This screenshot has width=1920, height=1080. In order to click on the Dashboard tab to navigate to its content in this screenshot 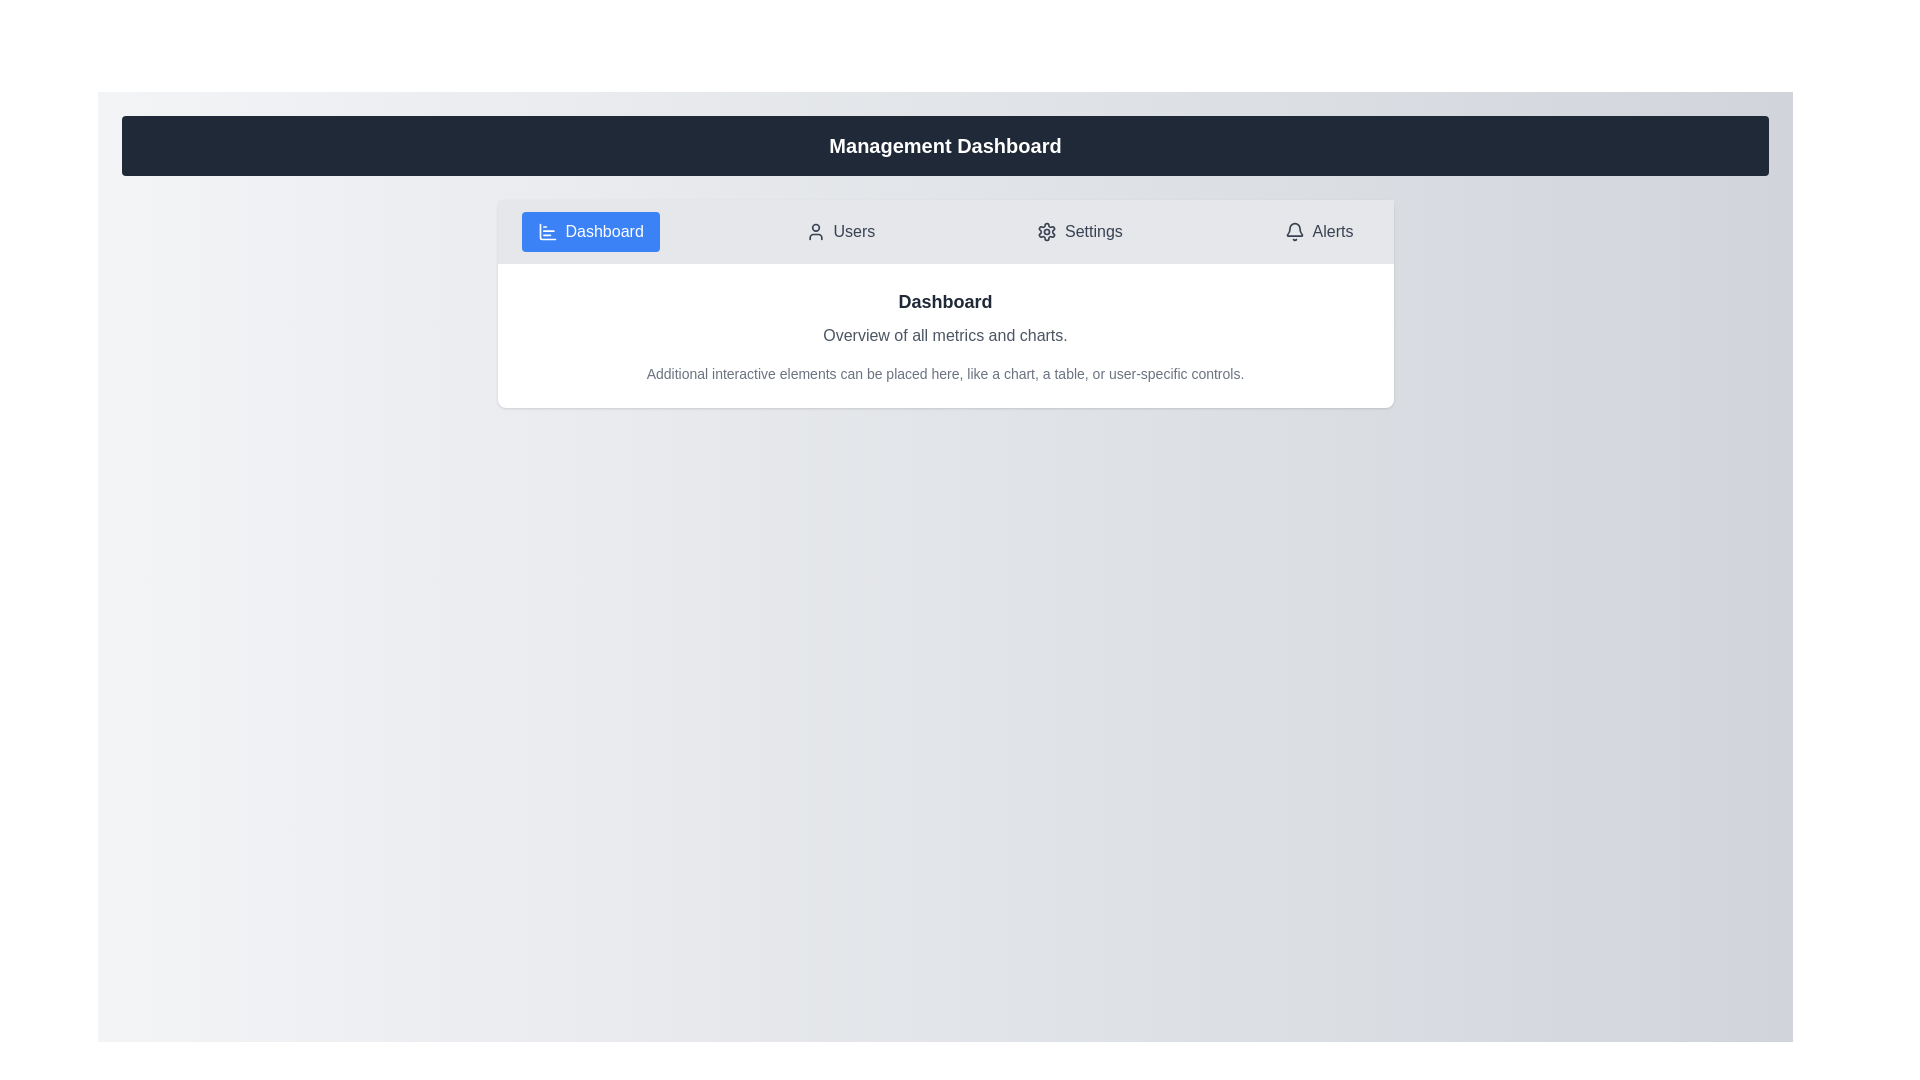, I will do `click(589, 230)`.